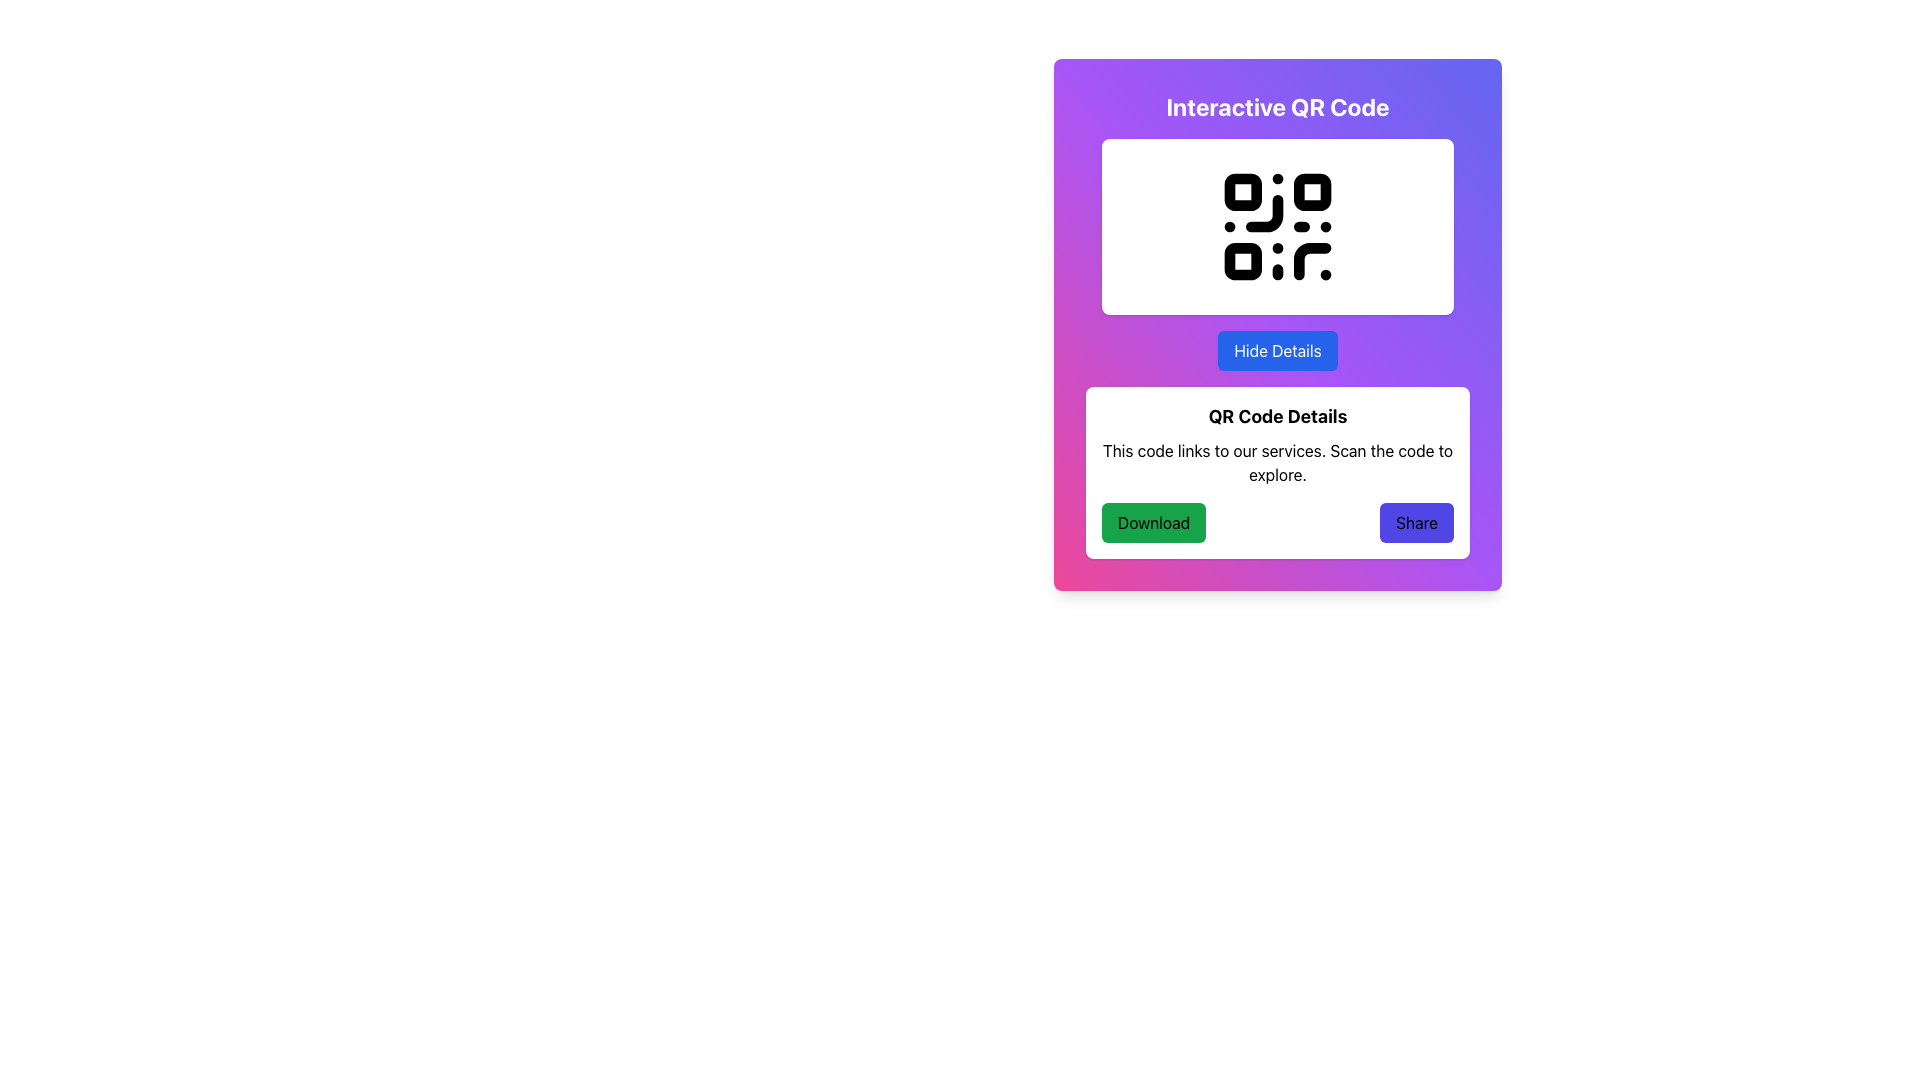 The image size is (1920, 1080). What do you see at coordinates (1276, 226) in the screenshot?
I see `the Interactive QR Code element by scanning it with a compatible device` at bounding box center [1276, 226].